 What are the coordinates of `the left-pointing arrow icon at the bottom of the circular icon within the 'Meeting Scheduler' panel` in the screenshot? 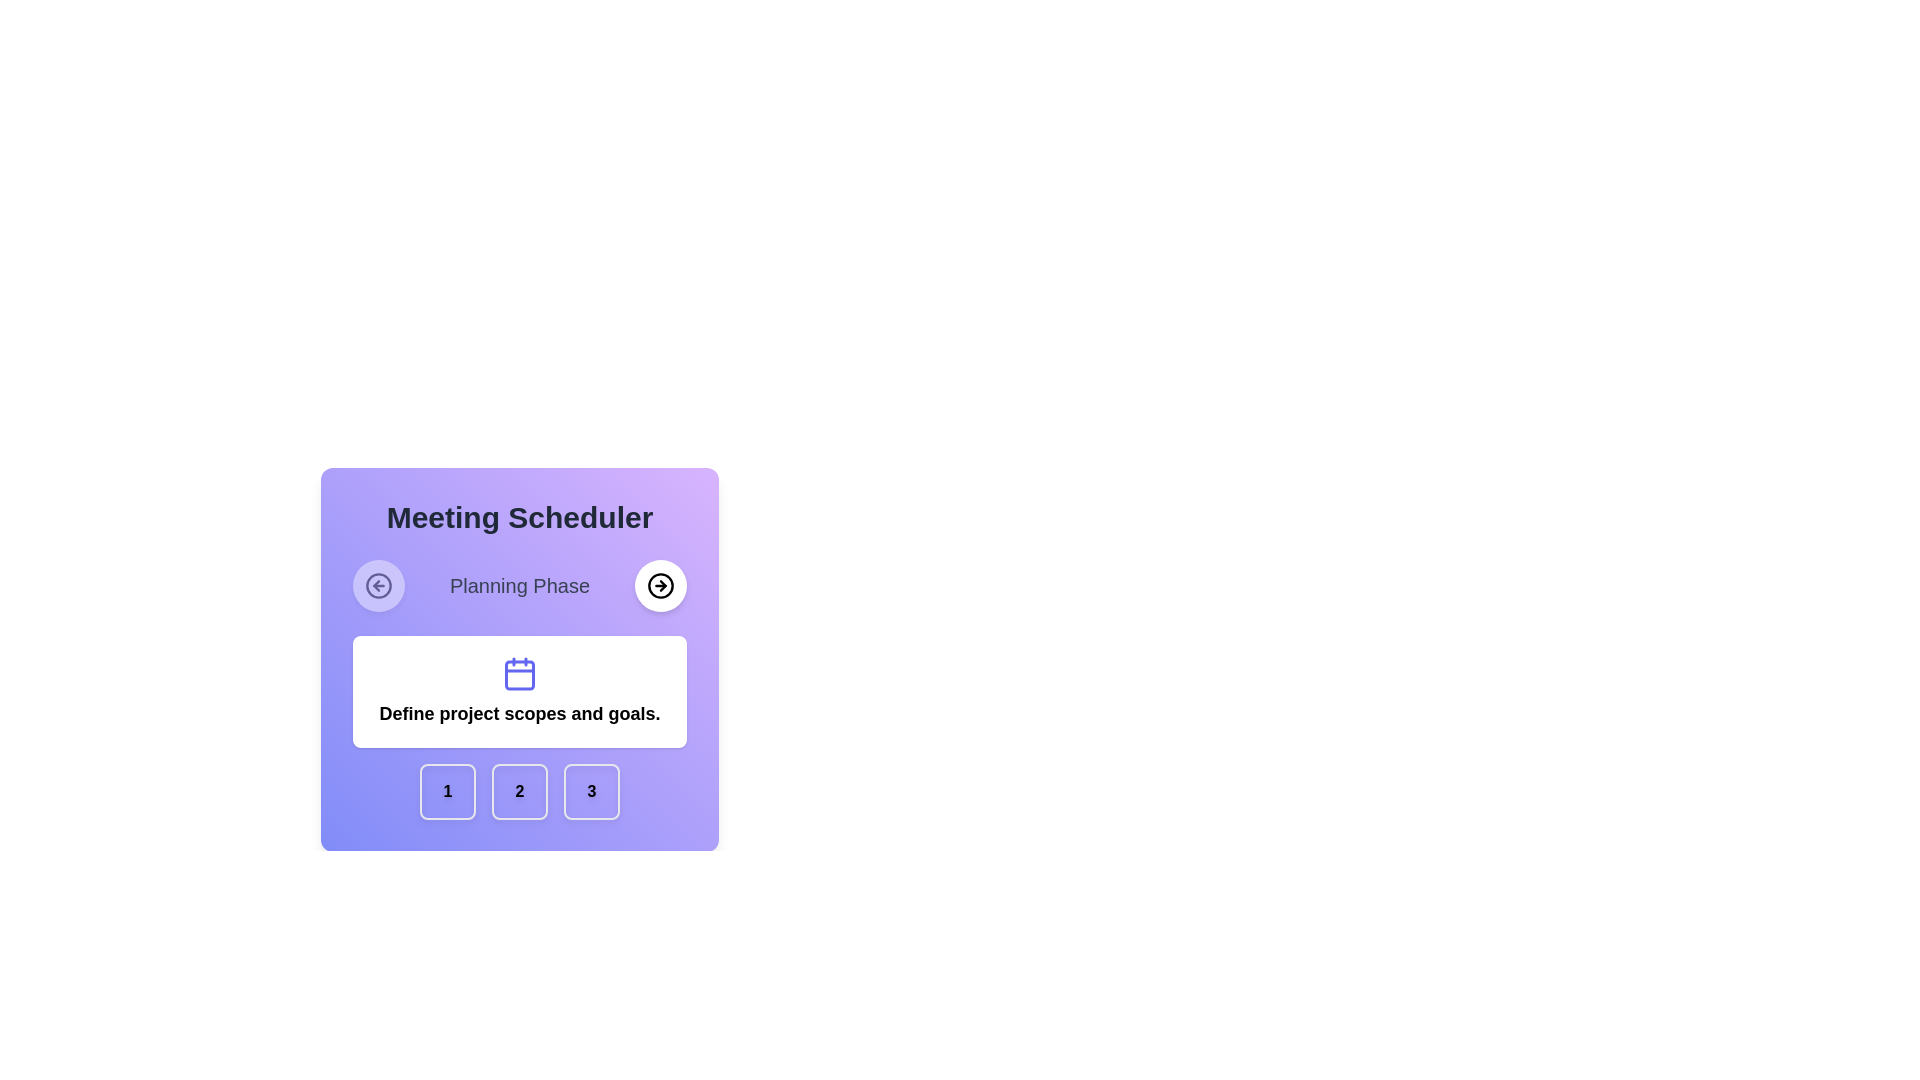 It's located at (376, 585).